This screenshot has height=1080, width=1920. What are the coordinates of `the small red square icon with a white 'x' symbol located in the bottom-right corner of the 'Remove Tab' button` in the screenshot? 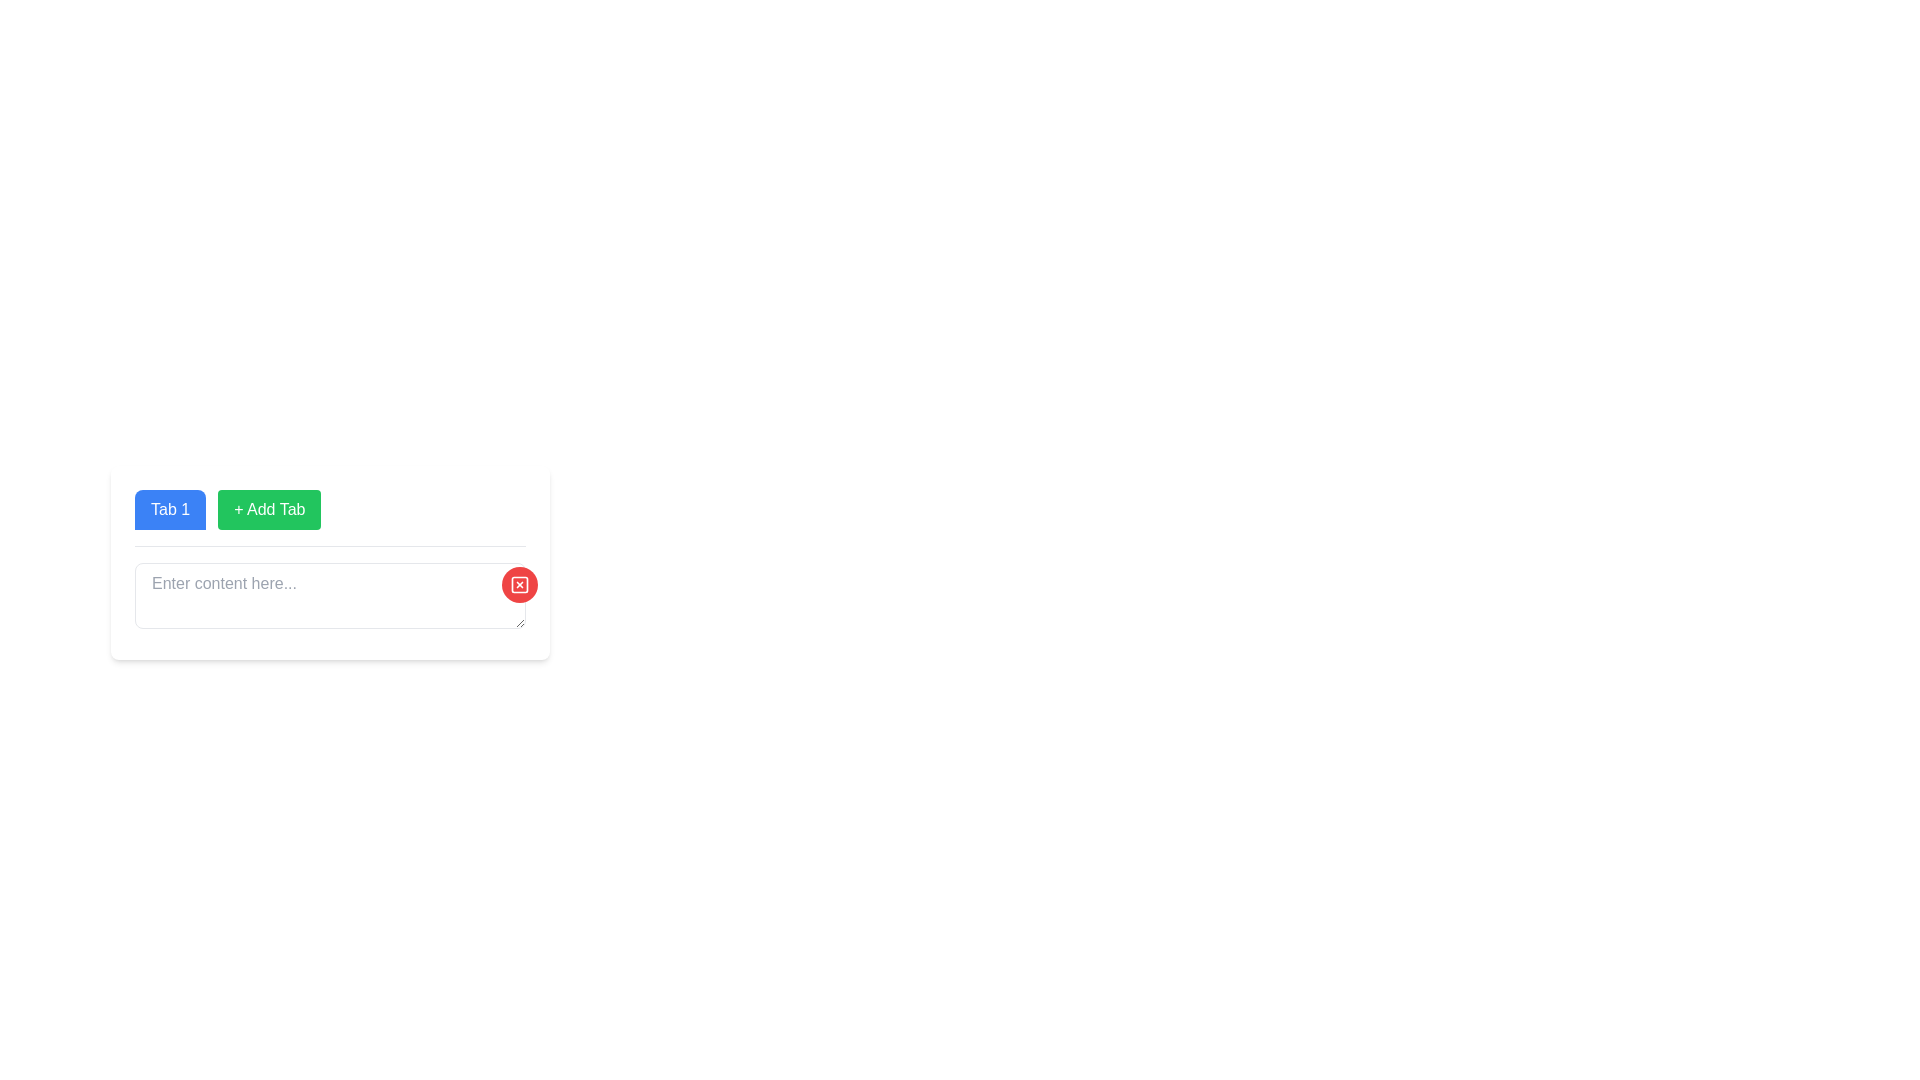 It's located at (519, 585).